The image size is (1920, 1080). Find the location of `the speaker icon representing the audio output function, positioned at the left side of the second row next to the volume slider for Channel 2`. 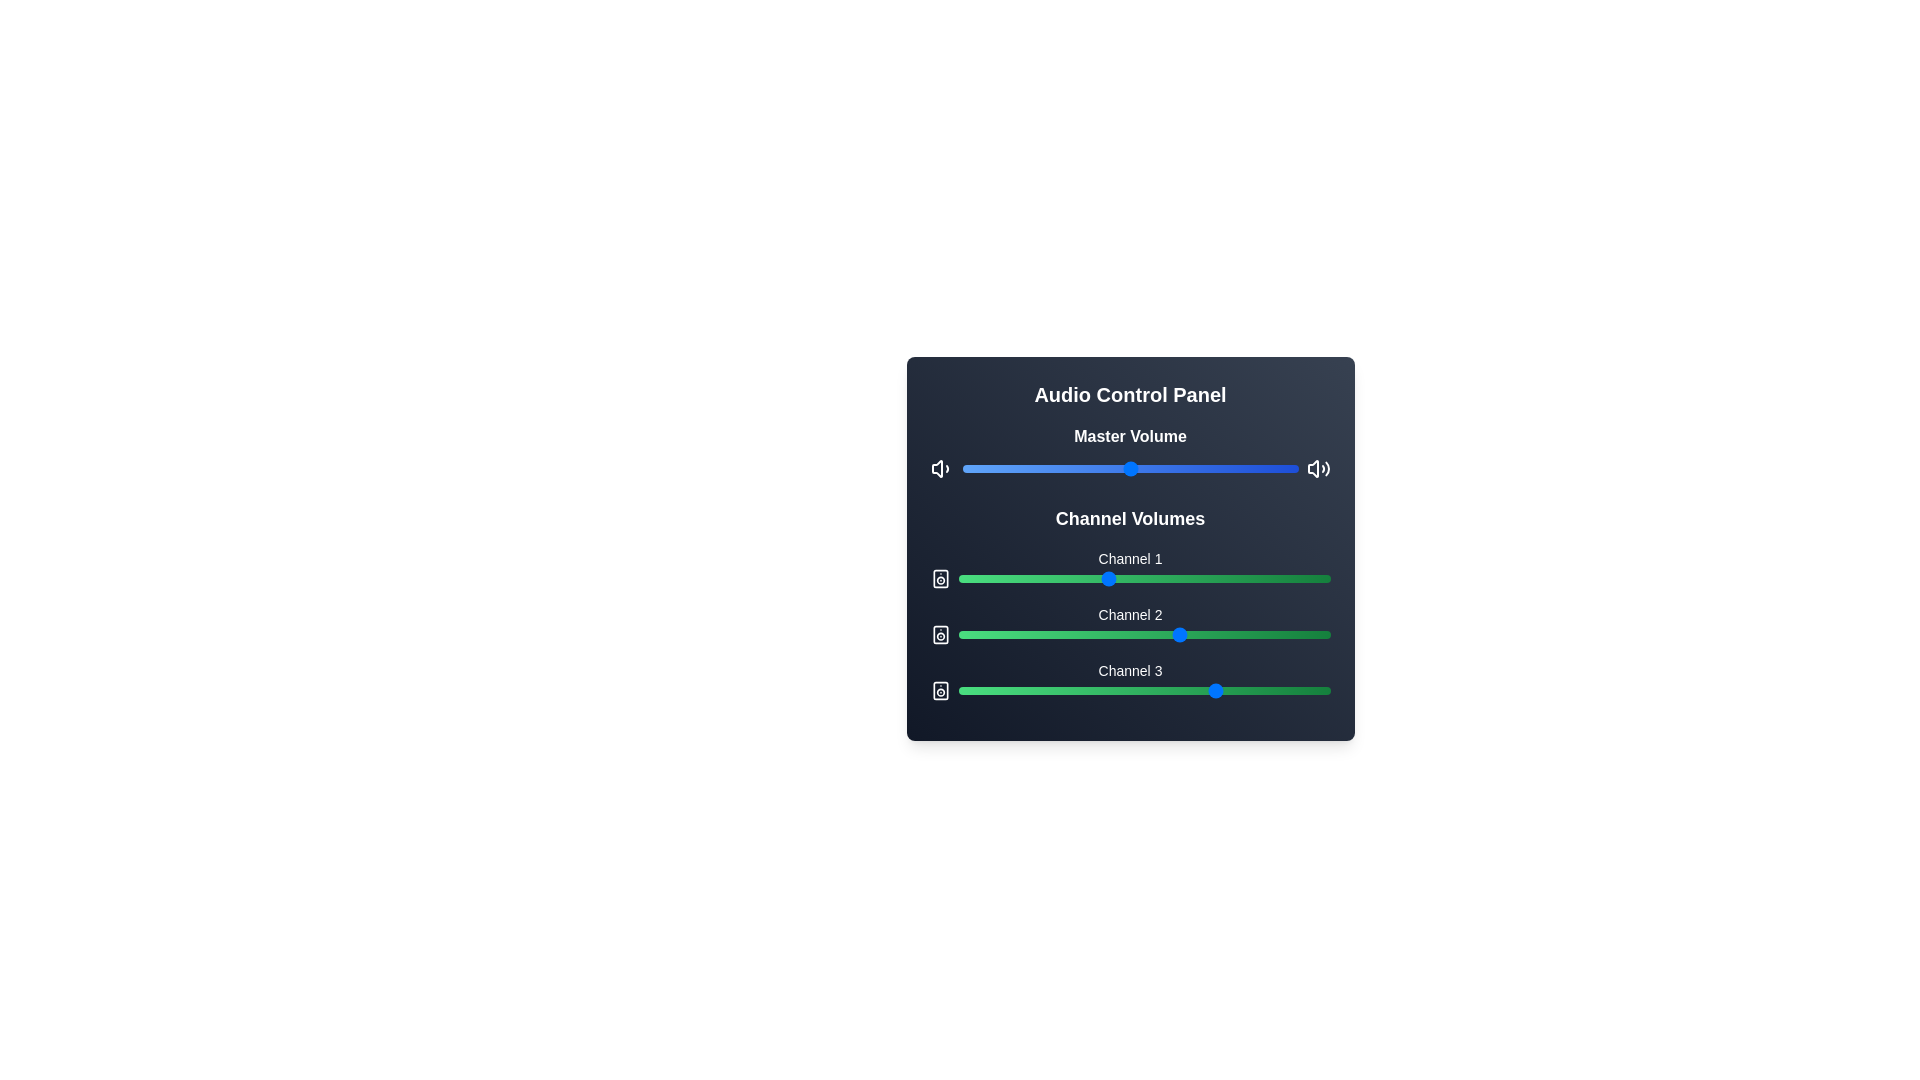

the speaker icon representing the audio output function, positioned at the left side of the second row next to the volume slider for Channel 2 is located at coordinates (939, 635).